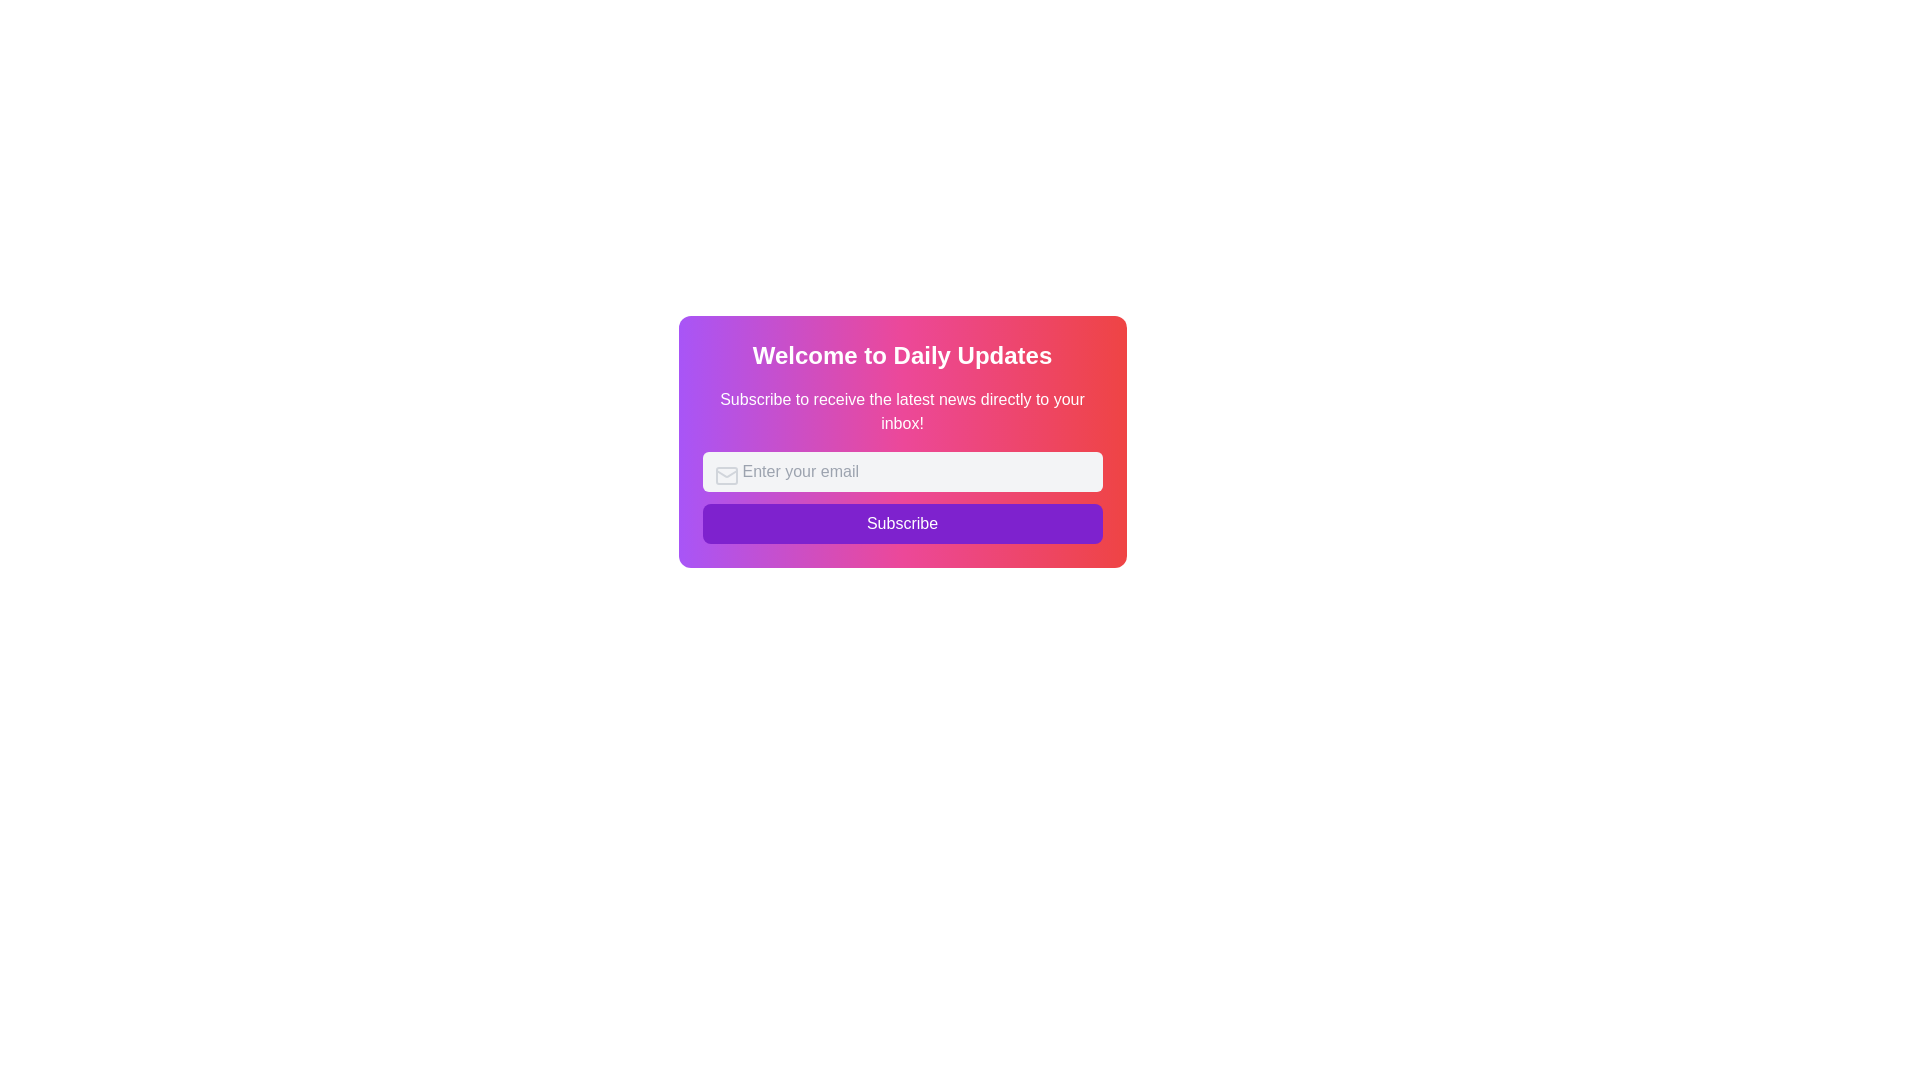 Image resolution: width=1920 pixels, height=1080 pixels. What do you see at coordinates (901, 471) in the screenshot?
I see `the email input field located in the center of the section titled 'Welcome to Daily Updates'` at bounding box center [901, 471].